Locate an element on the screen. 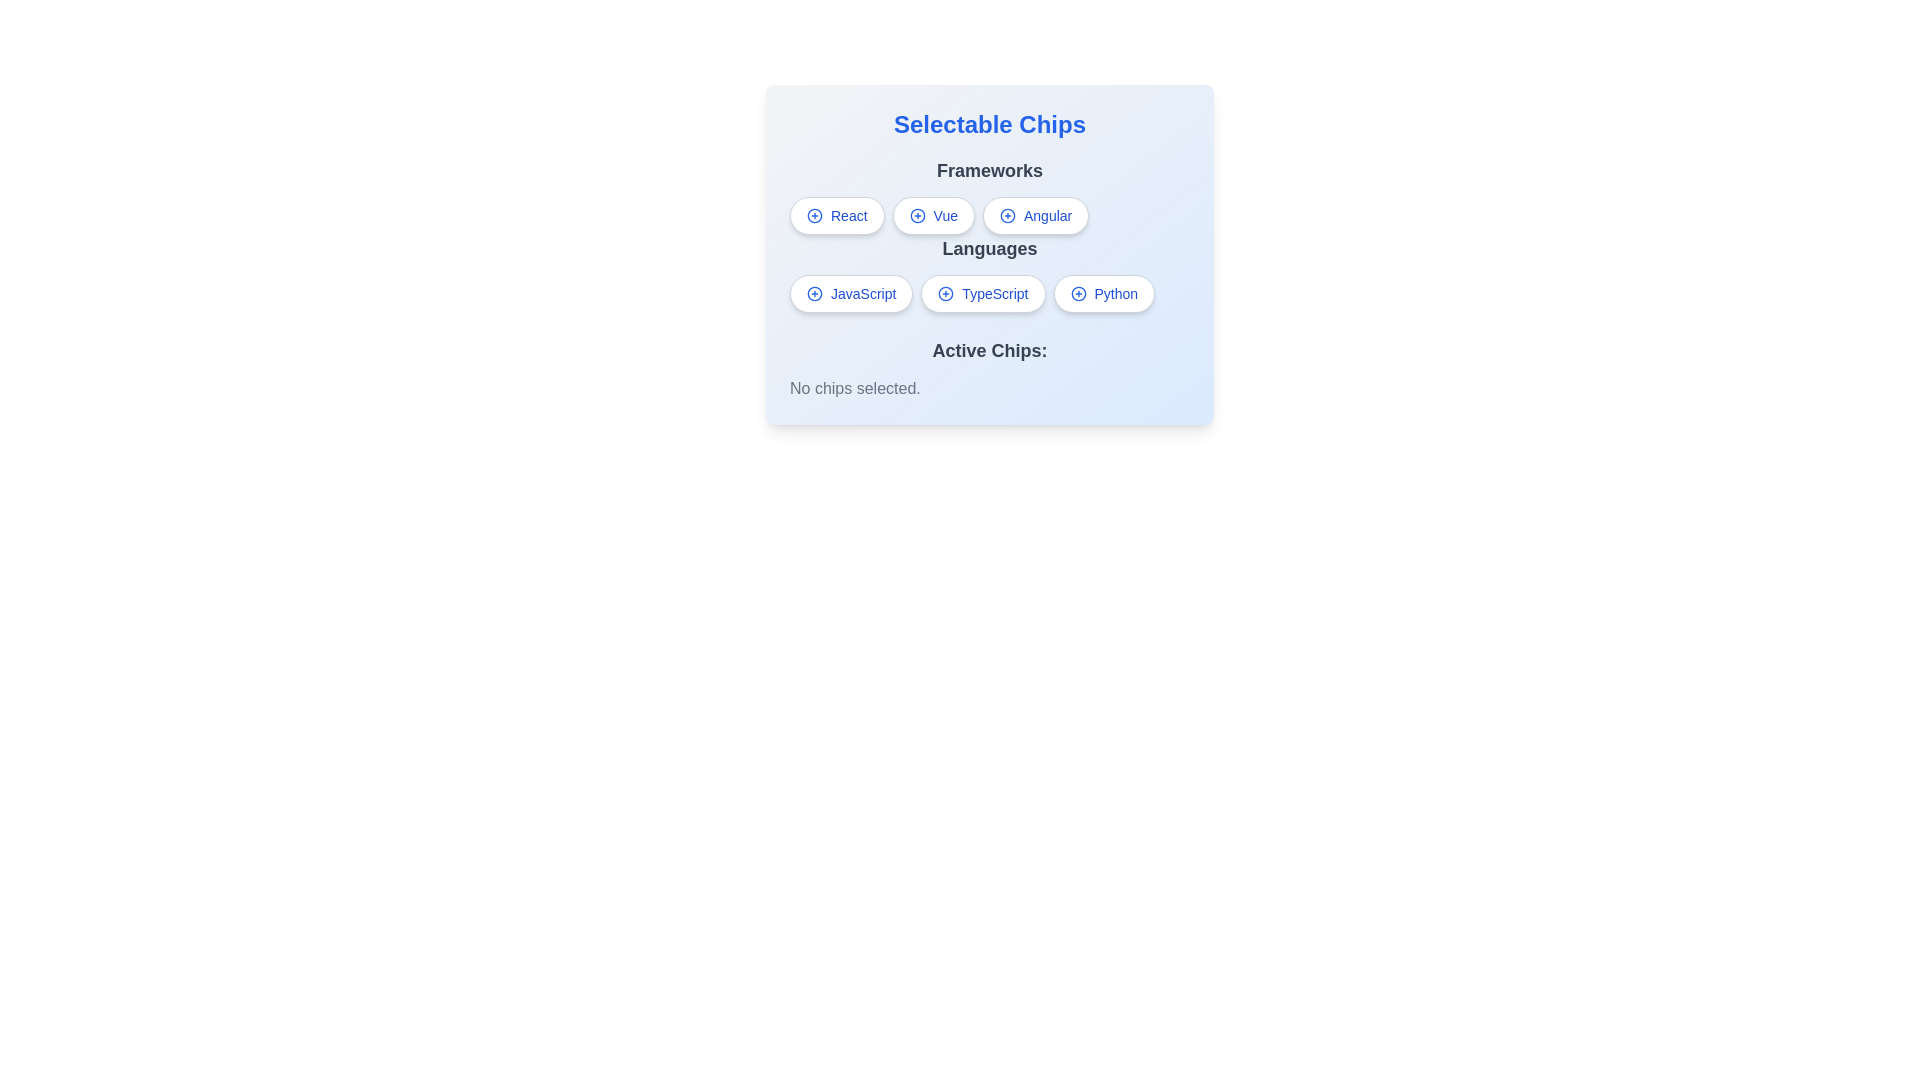 Image resolution: width=1920 pixels, height=1080 pixels. the 'JavaScript' button located in the 'Languages' section is located at coordinates (851, 293).